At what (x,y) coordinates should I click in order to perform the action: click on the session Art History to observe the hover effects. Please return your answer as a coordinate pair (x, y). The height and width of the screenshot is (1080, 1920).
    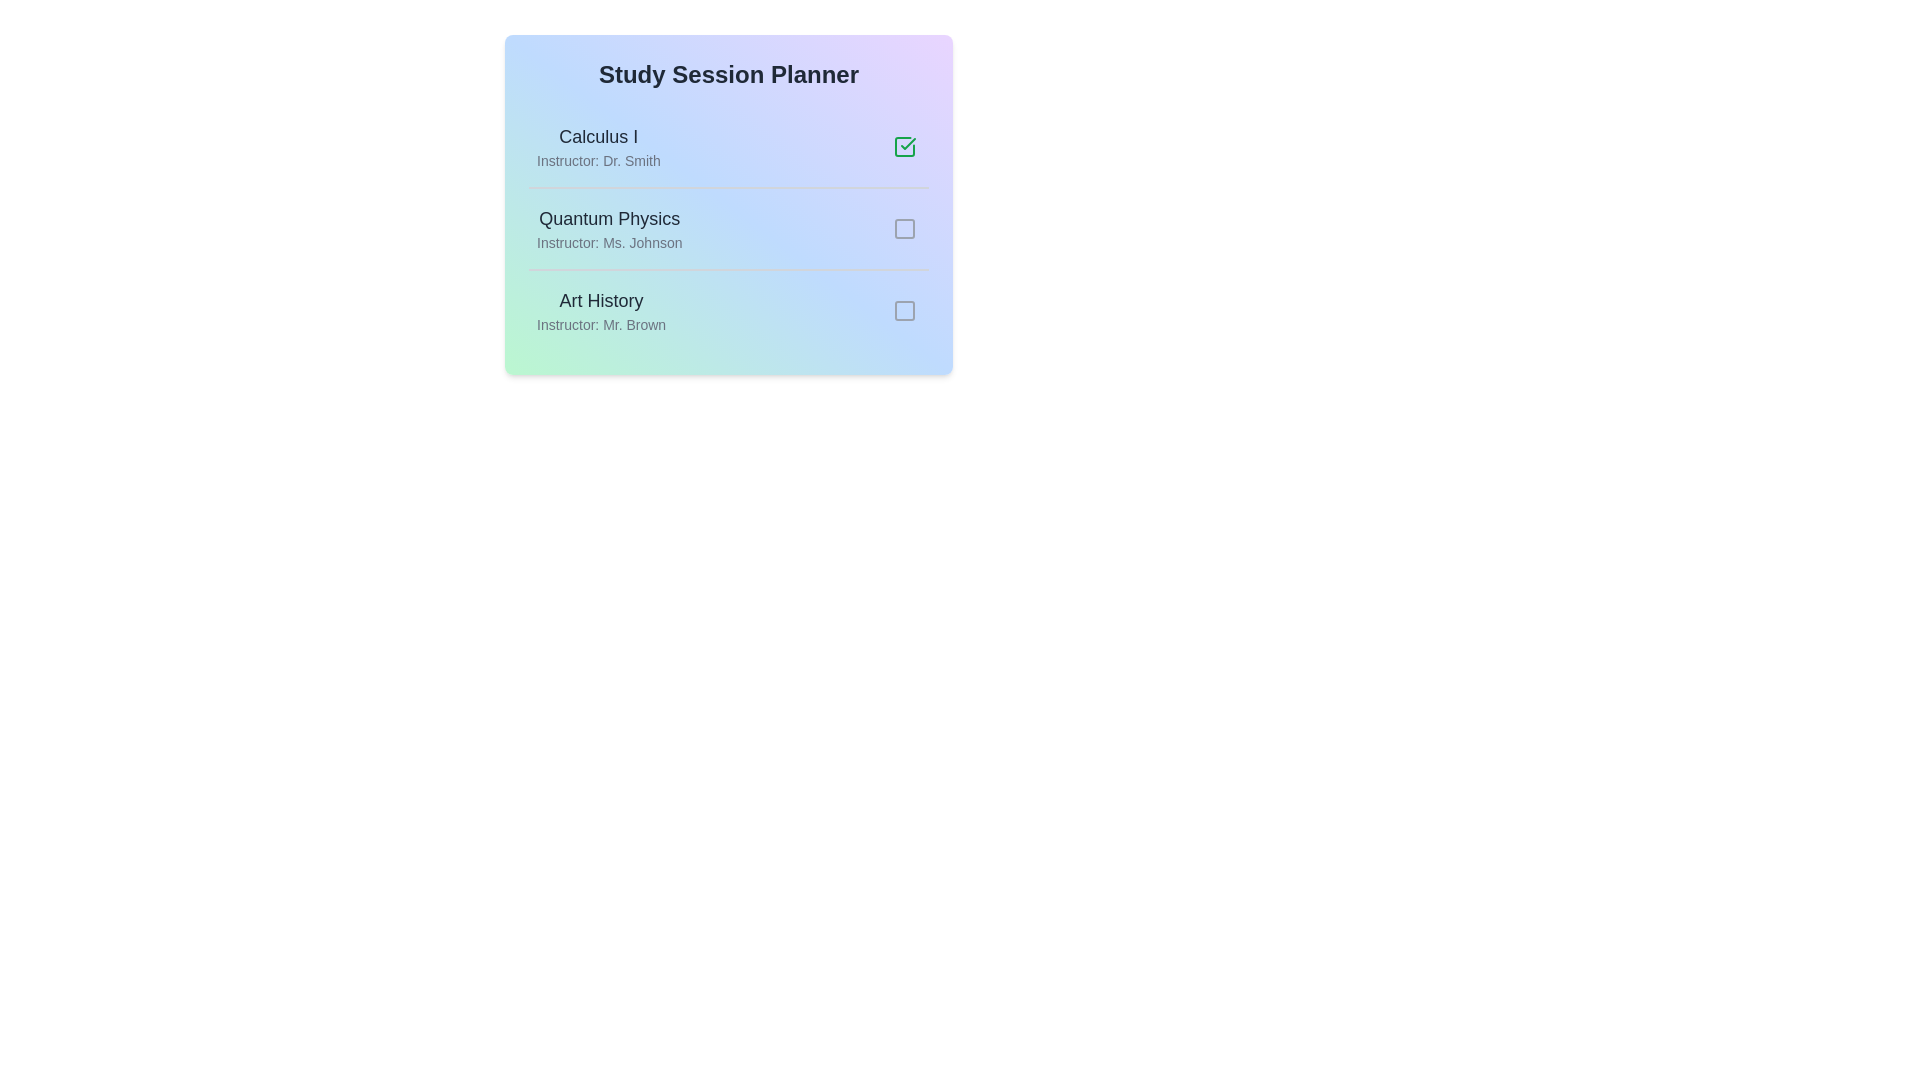
    Looking at the image, I should click on (728, 309).